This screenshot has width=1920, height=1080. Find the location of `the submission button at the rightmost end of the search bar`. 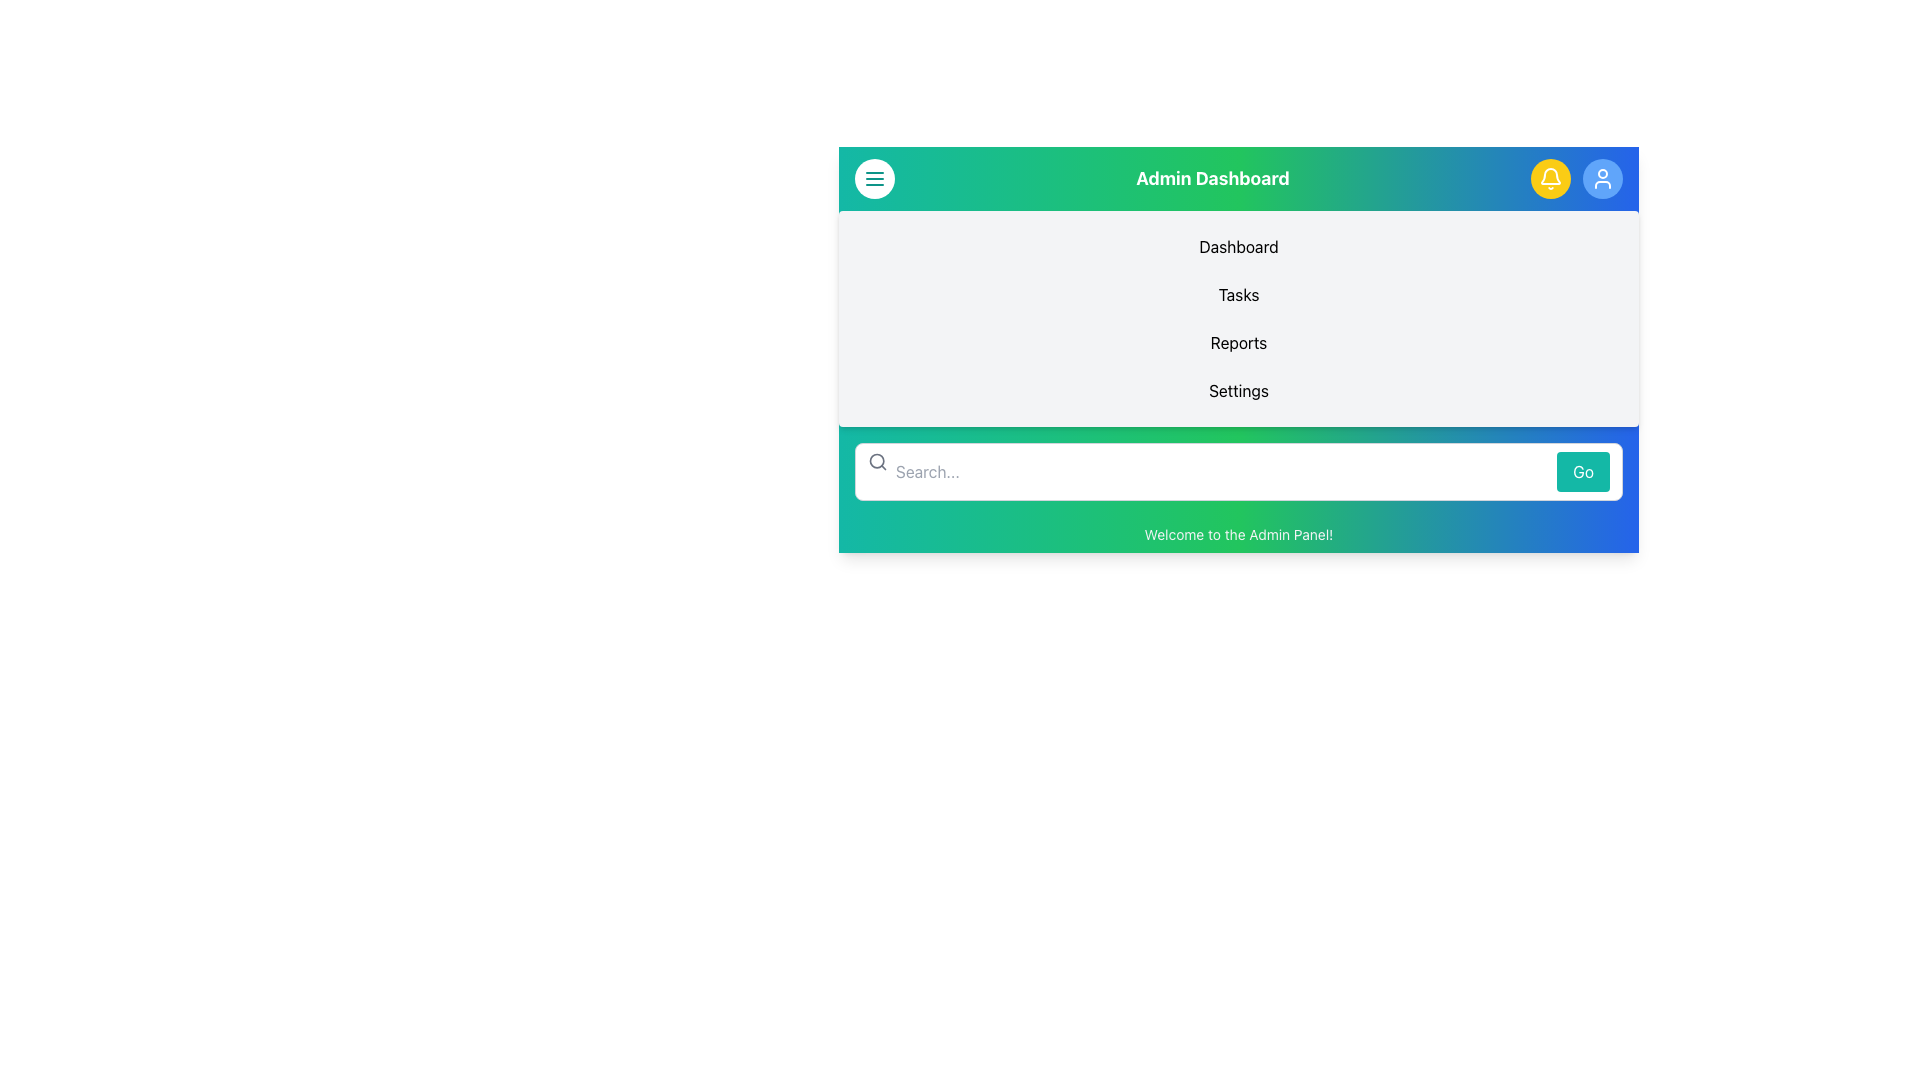

the submission button at the rightmost end of the search bar is located at coordinates (1582, 471).